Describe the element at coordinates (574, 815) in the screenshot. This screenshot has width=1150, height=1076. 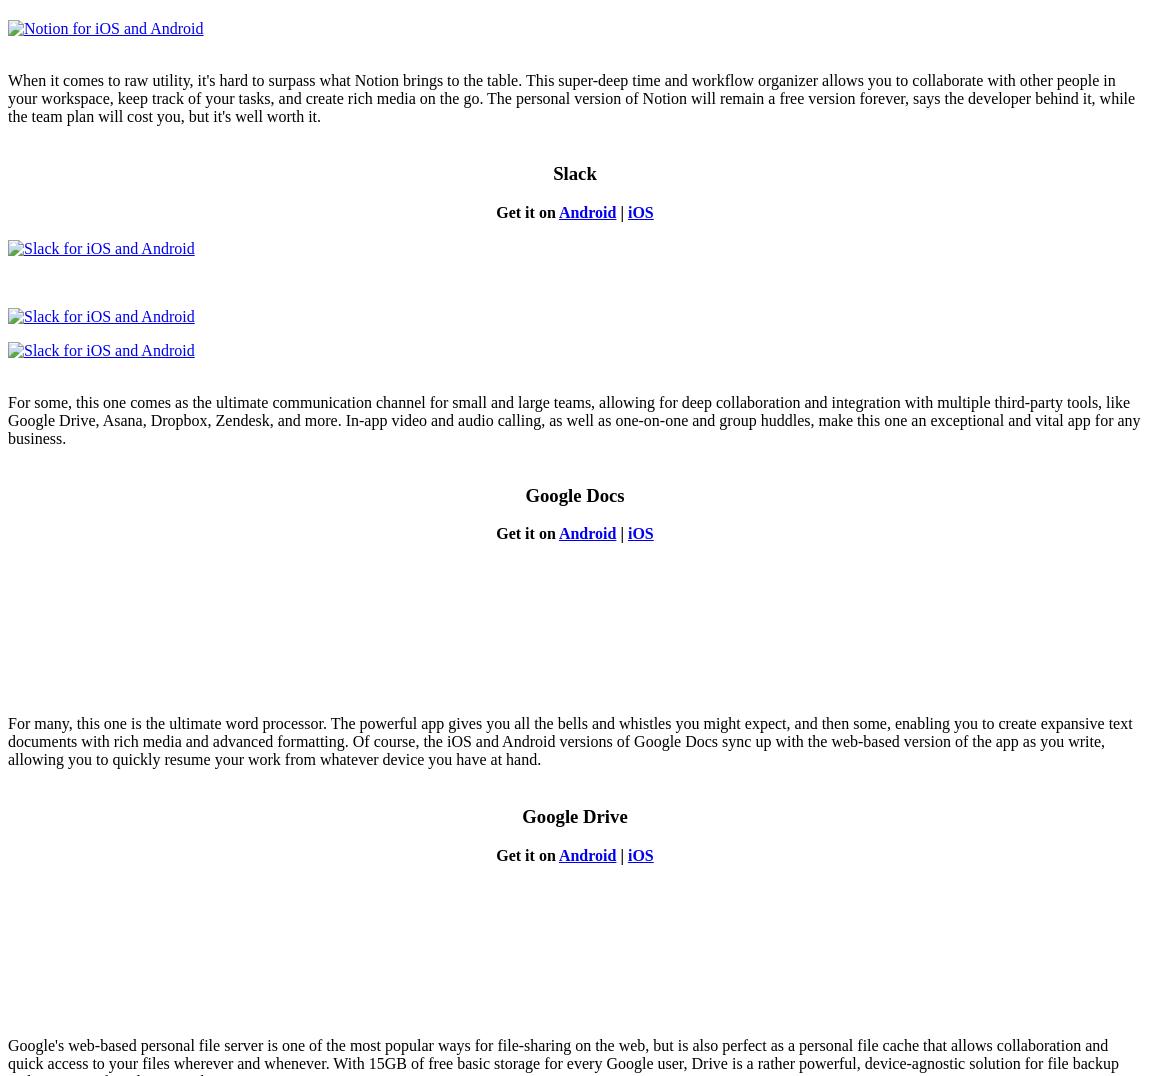
I see `'Google Drive'` at that location.